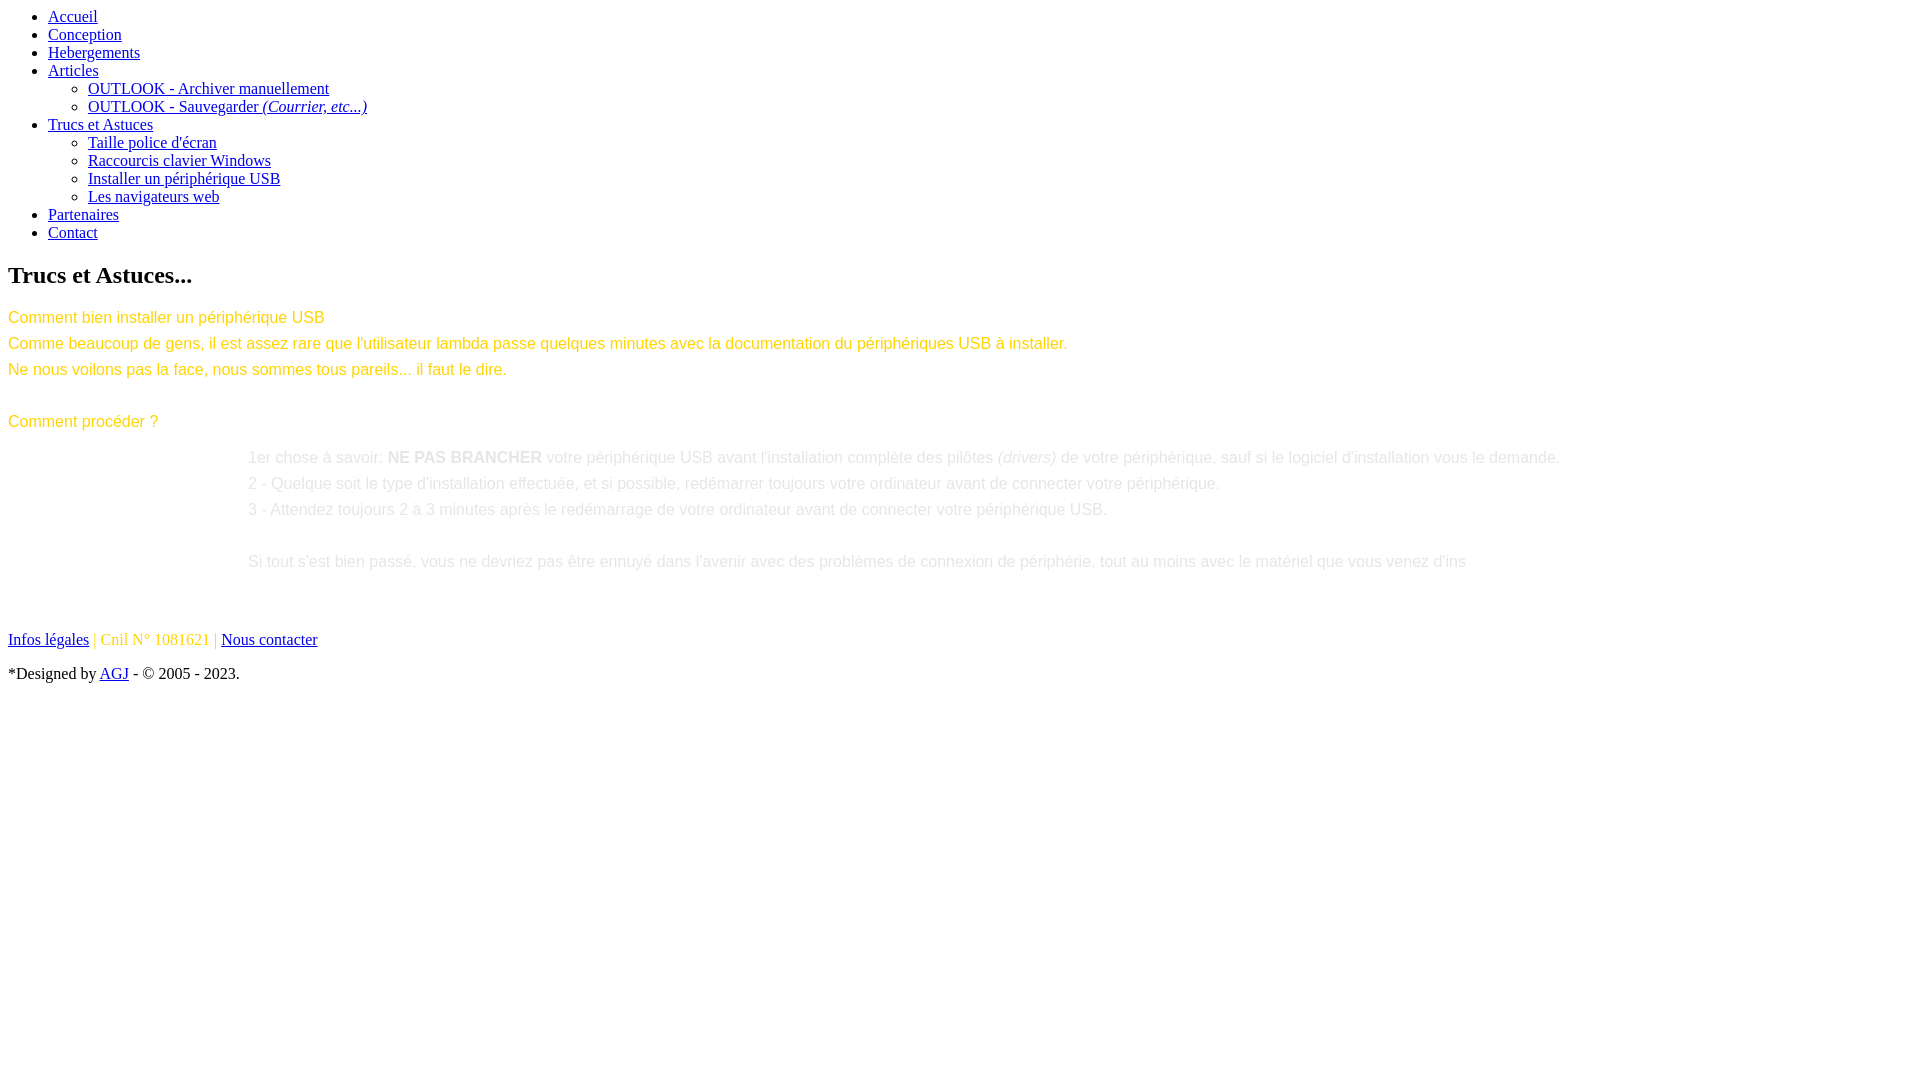  What do you see at coordinates (82, 214) in the screenshot?
I see `'Partenaires'` at bounding box center [82, 214].